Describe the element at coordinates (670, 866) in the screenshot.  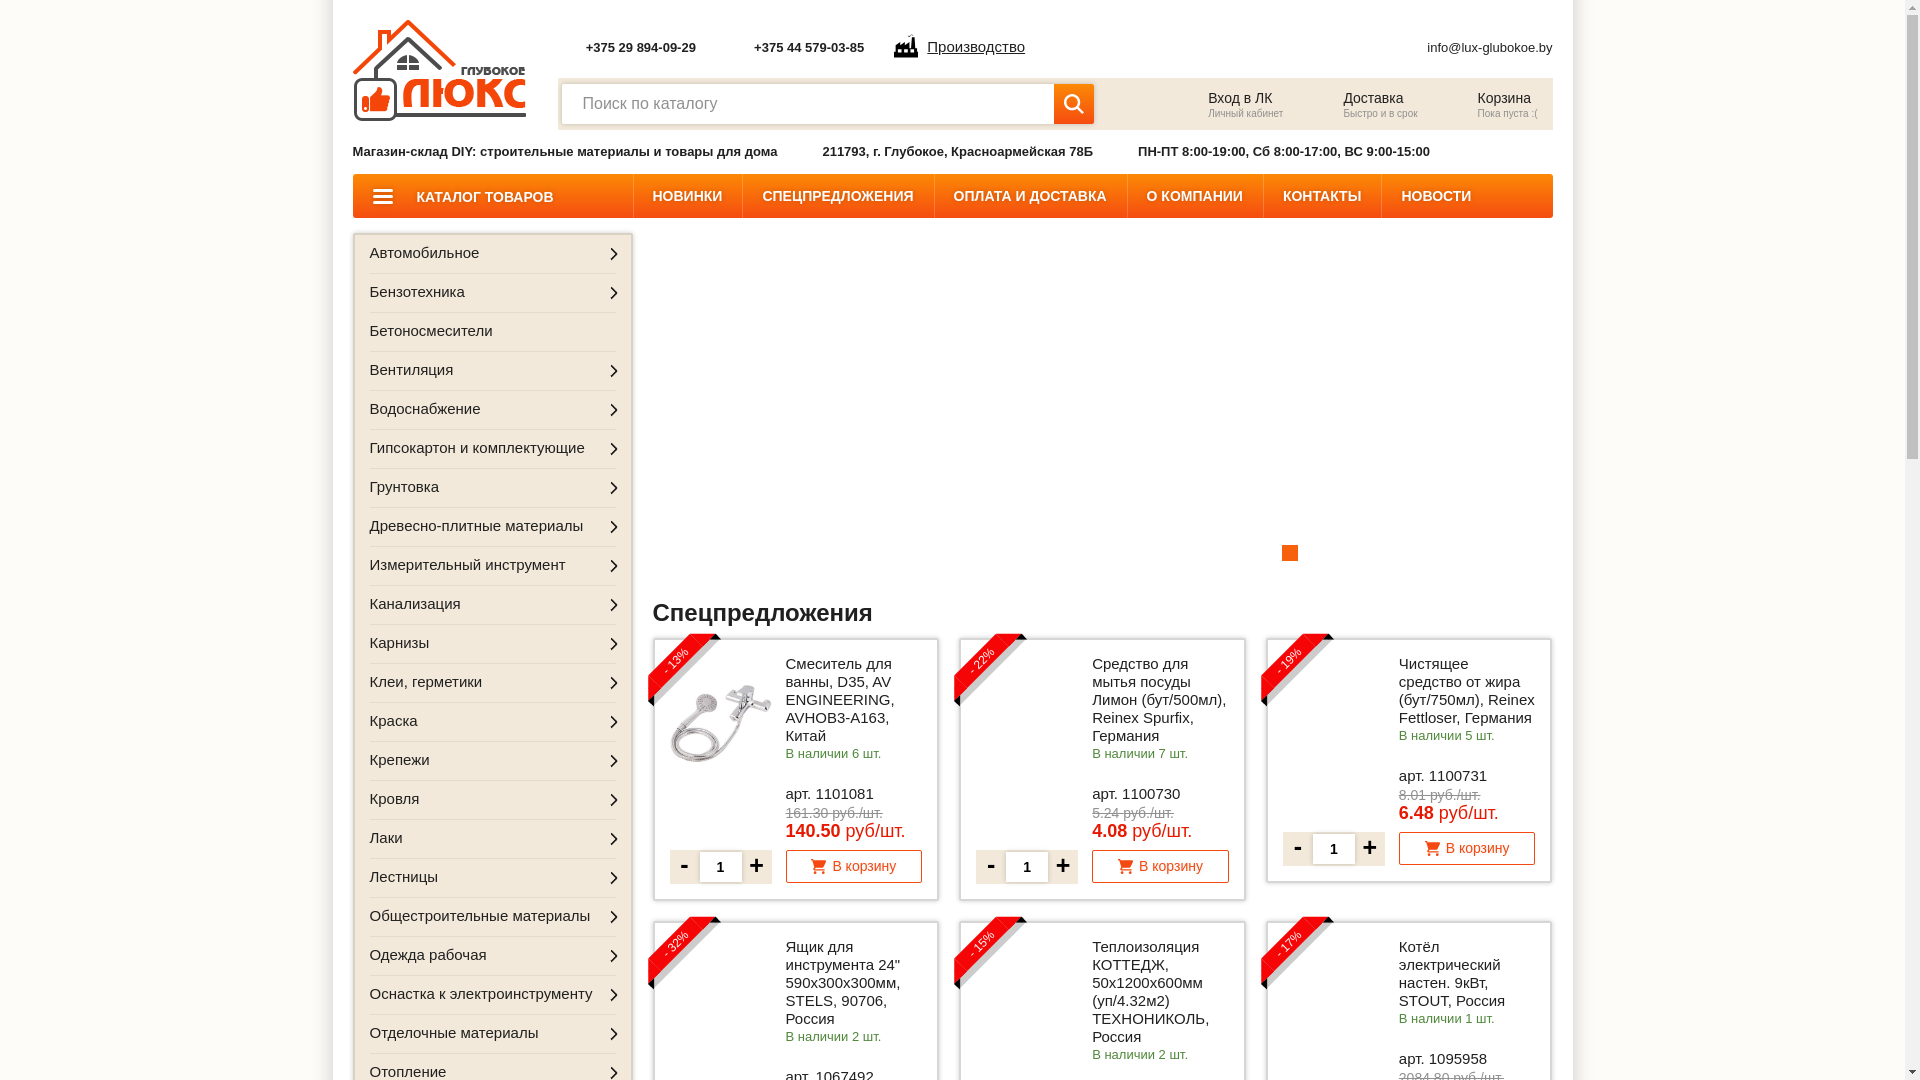
I see `'-'` at that location.